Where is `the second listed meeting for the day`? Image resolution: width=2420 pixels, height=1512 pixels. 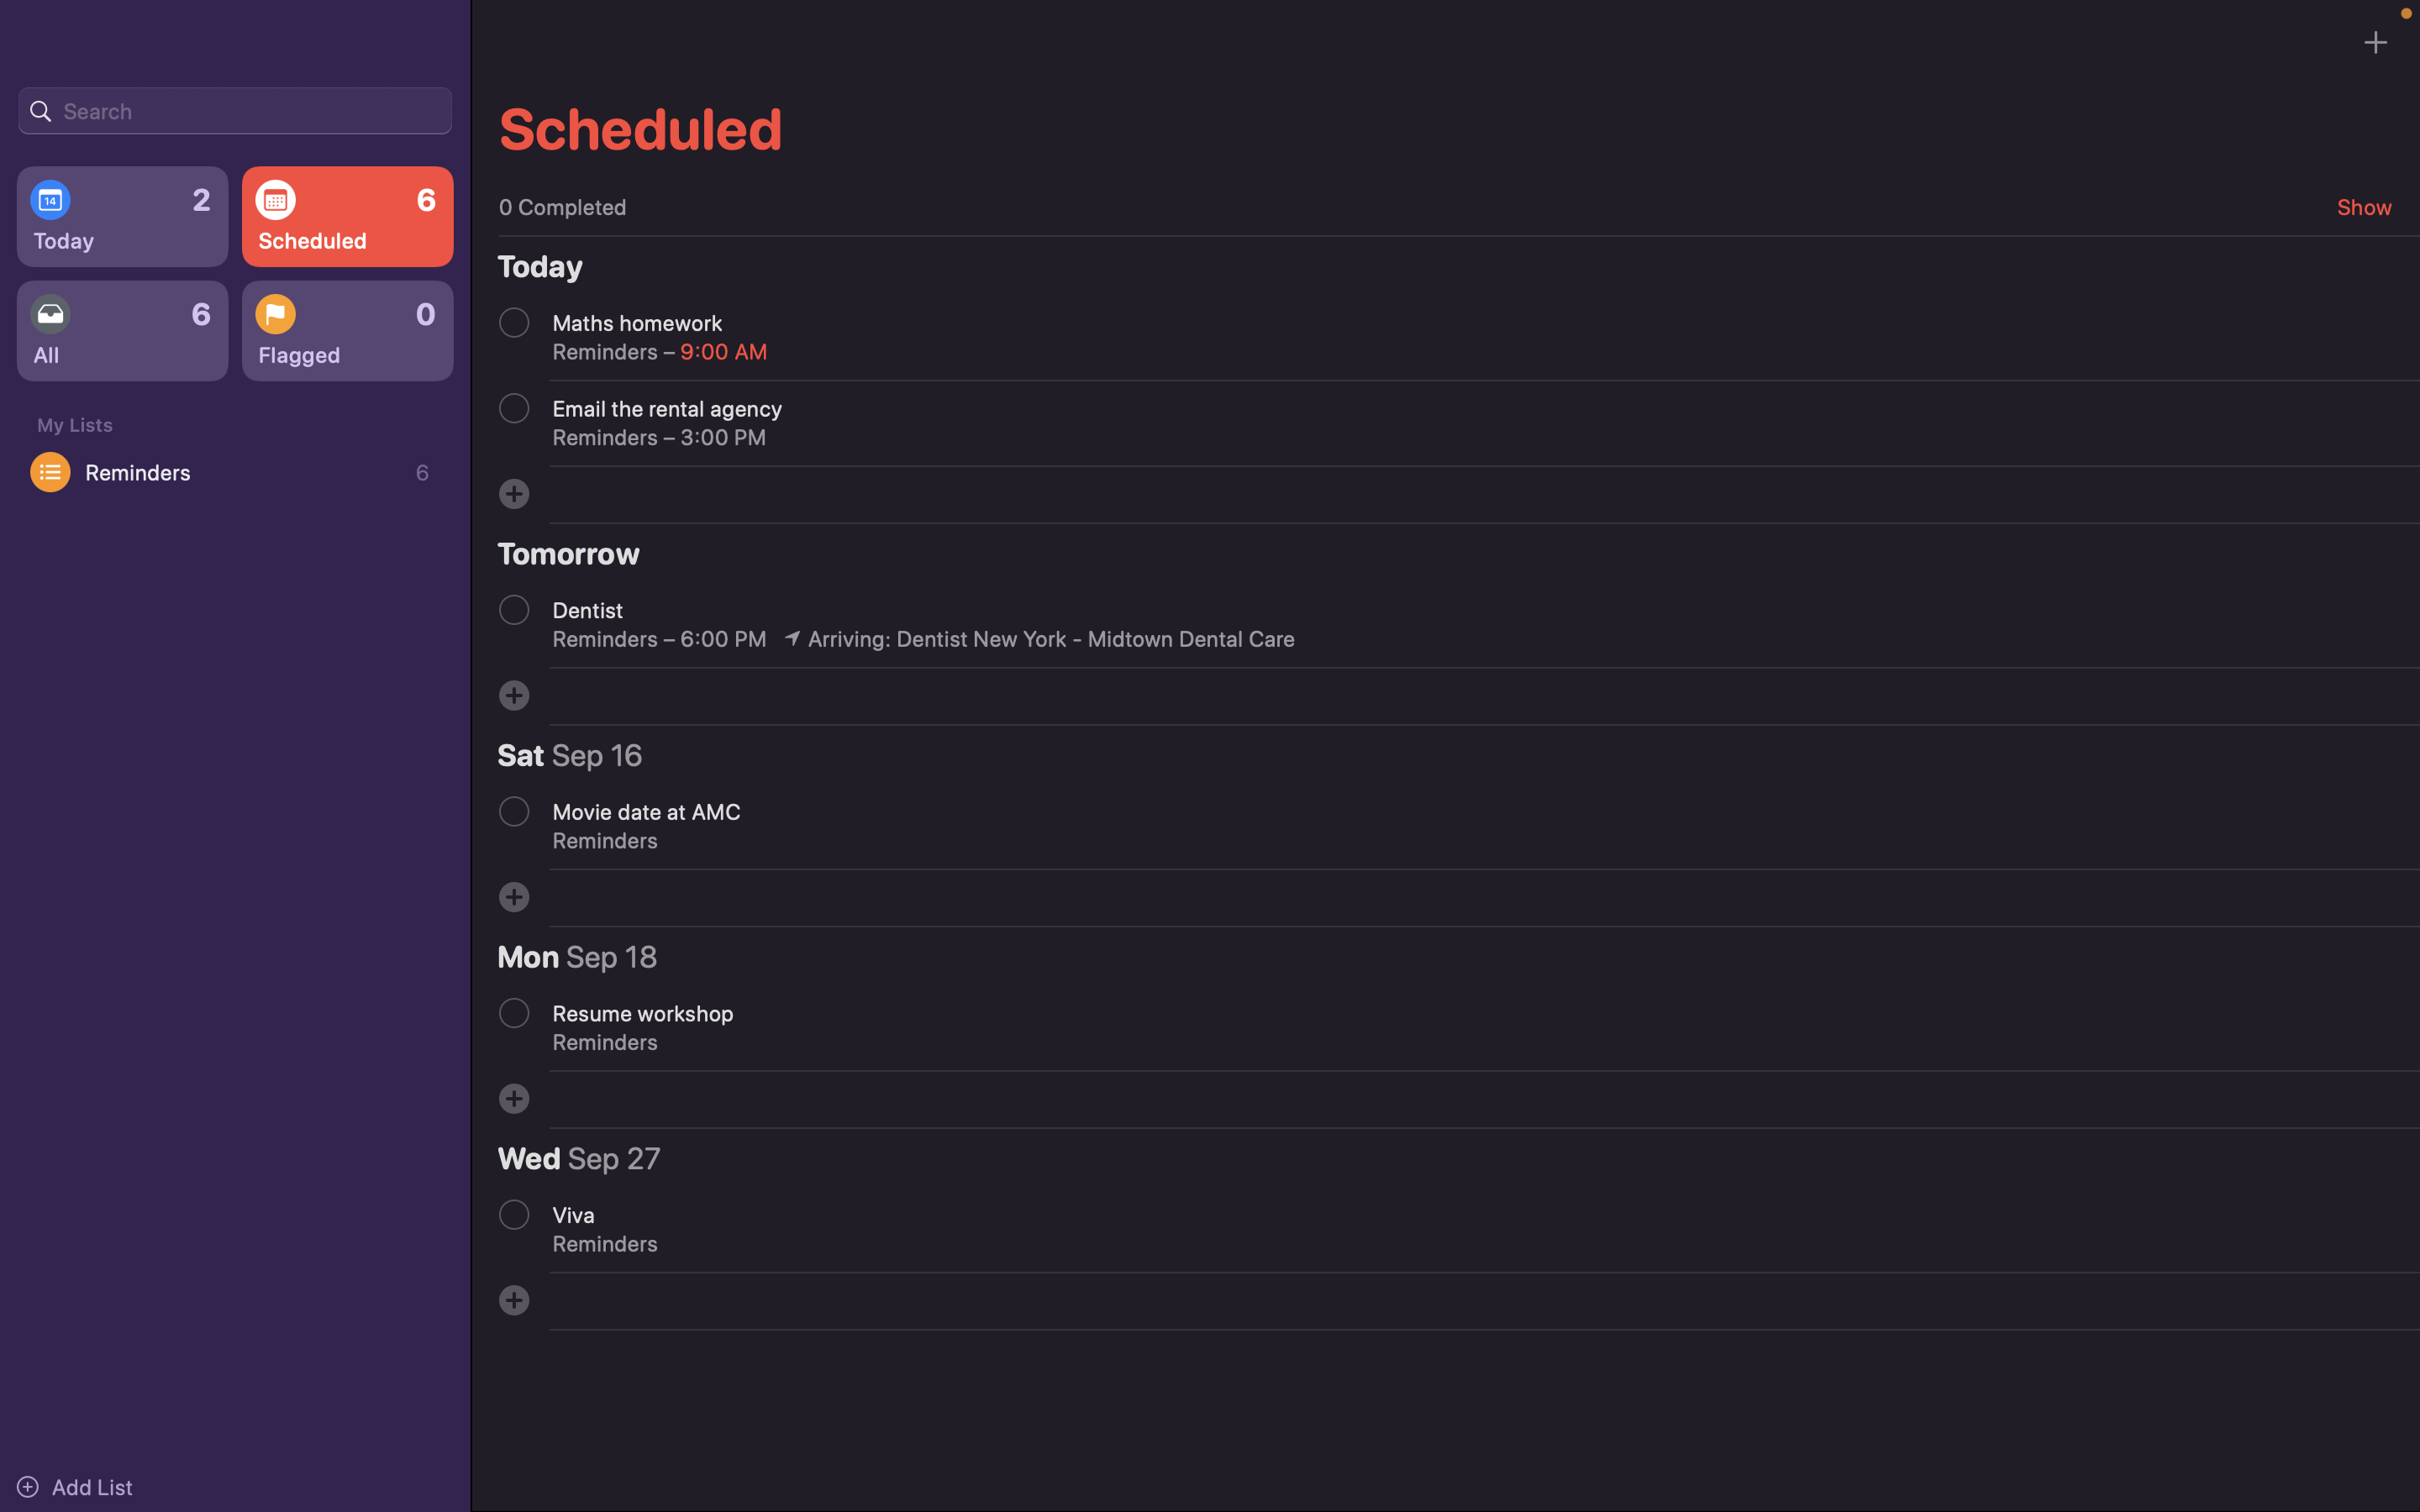
the second listed meeting for the day is located at coordinates (513, 407).